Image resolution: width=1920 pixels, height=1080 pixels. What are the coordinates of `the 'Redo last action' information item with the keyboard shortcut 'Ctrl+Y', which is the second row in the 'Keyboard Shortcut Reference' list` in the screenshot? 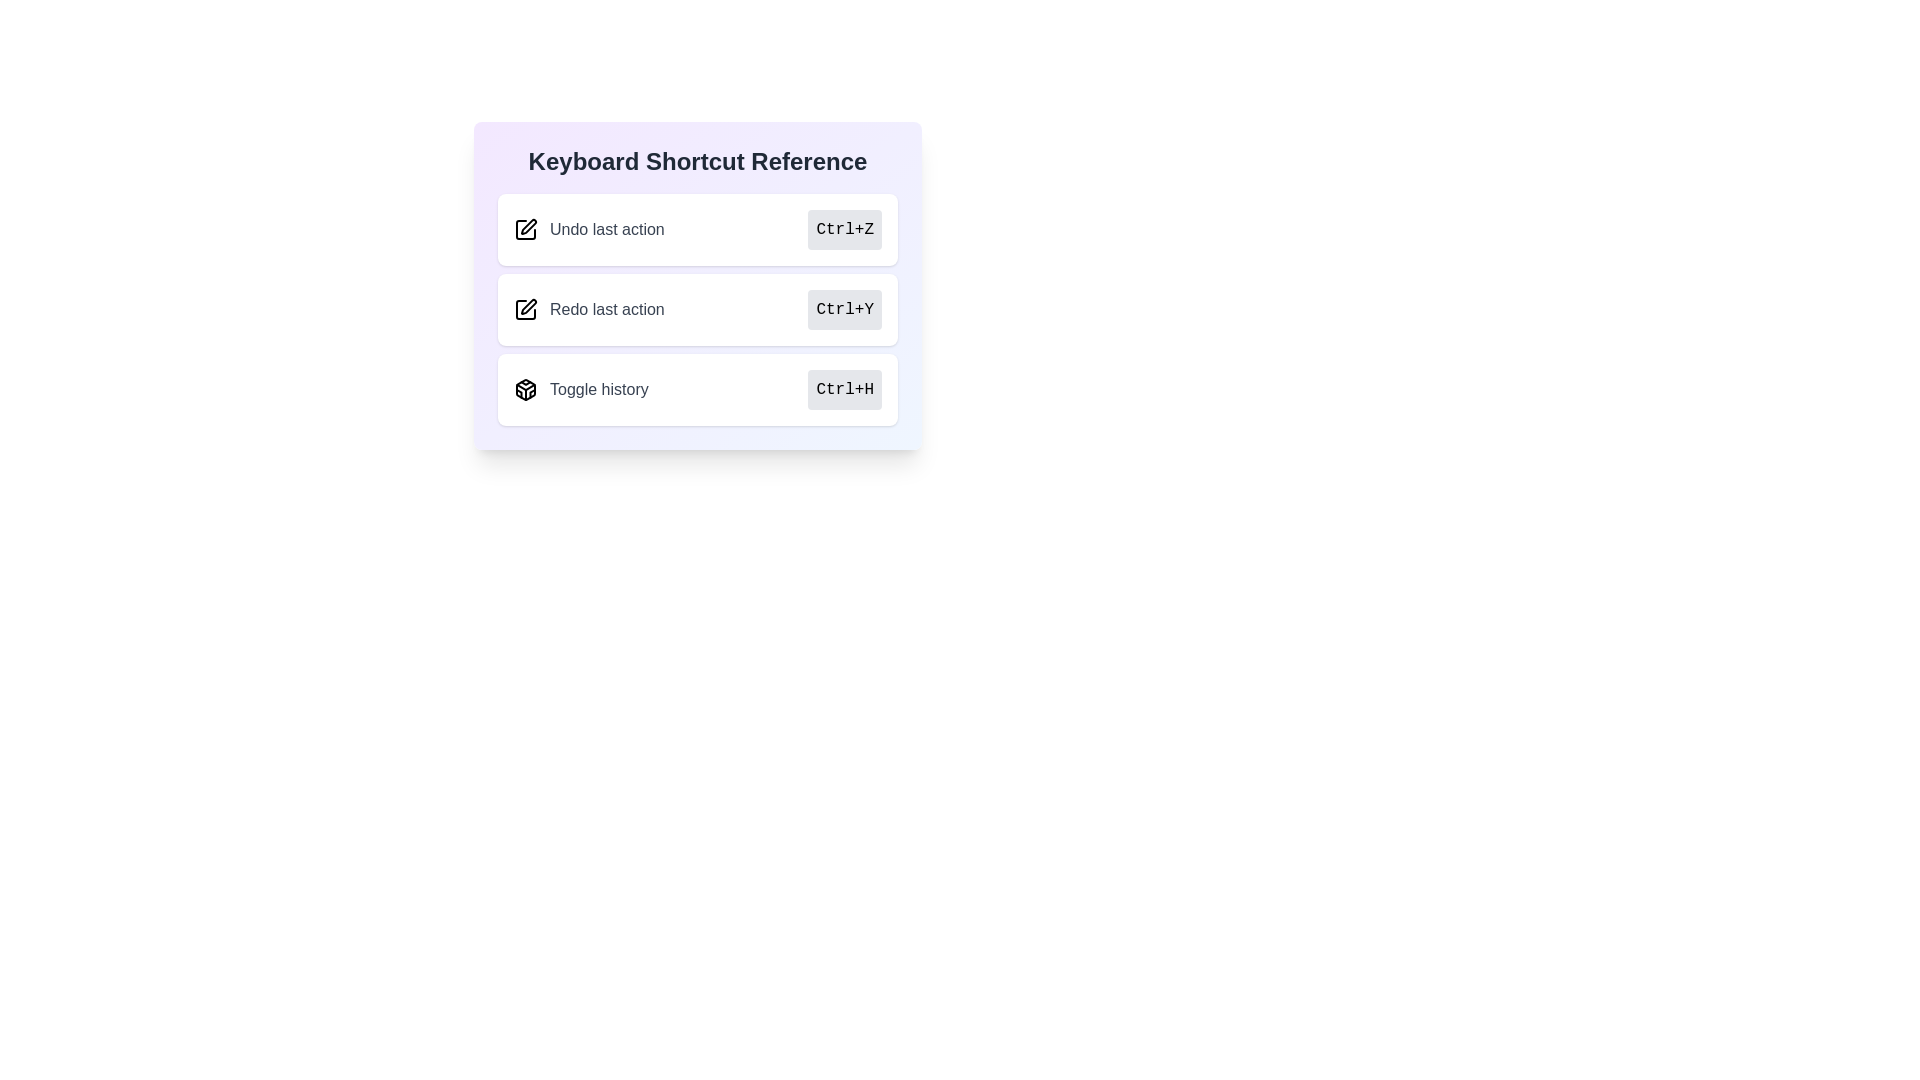 It's located at (762, 300).